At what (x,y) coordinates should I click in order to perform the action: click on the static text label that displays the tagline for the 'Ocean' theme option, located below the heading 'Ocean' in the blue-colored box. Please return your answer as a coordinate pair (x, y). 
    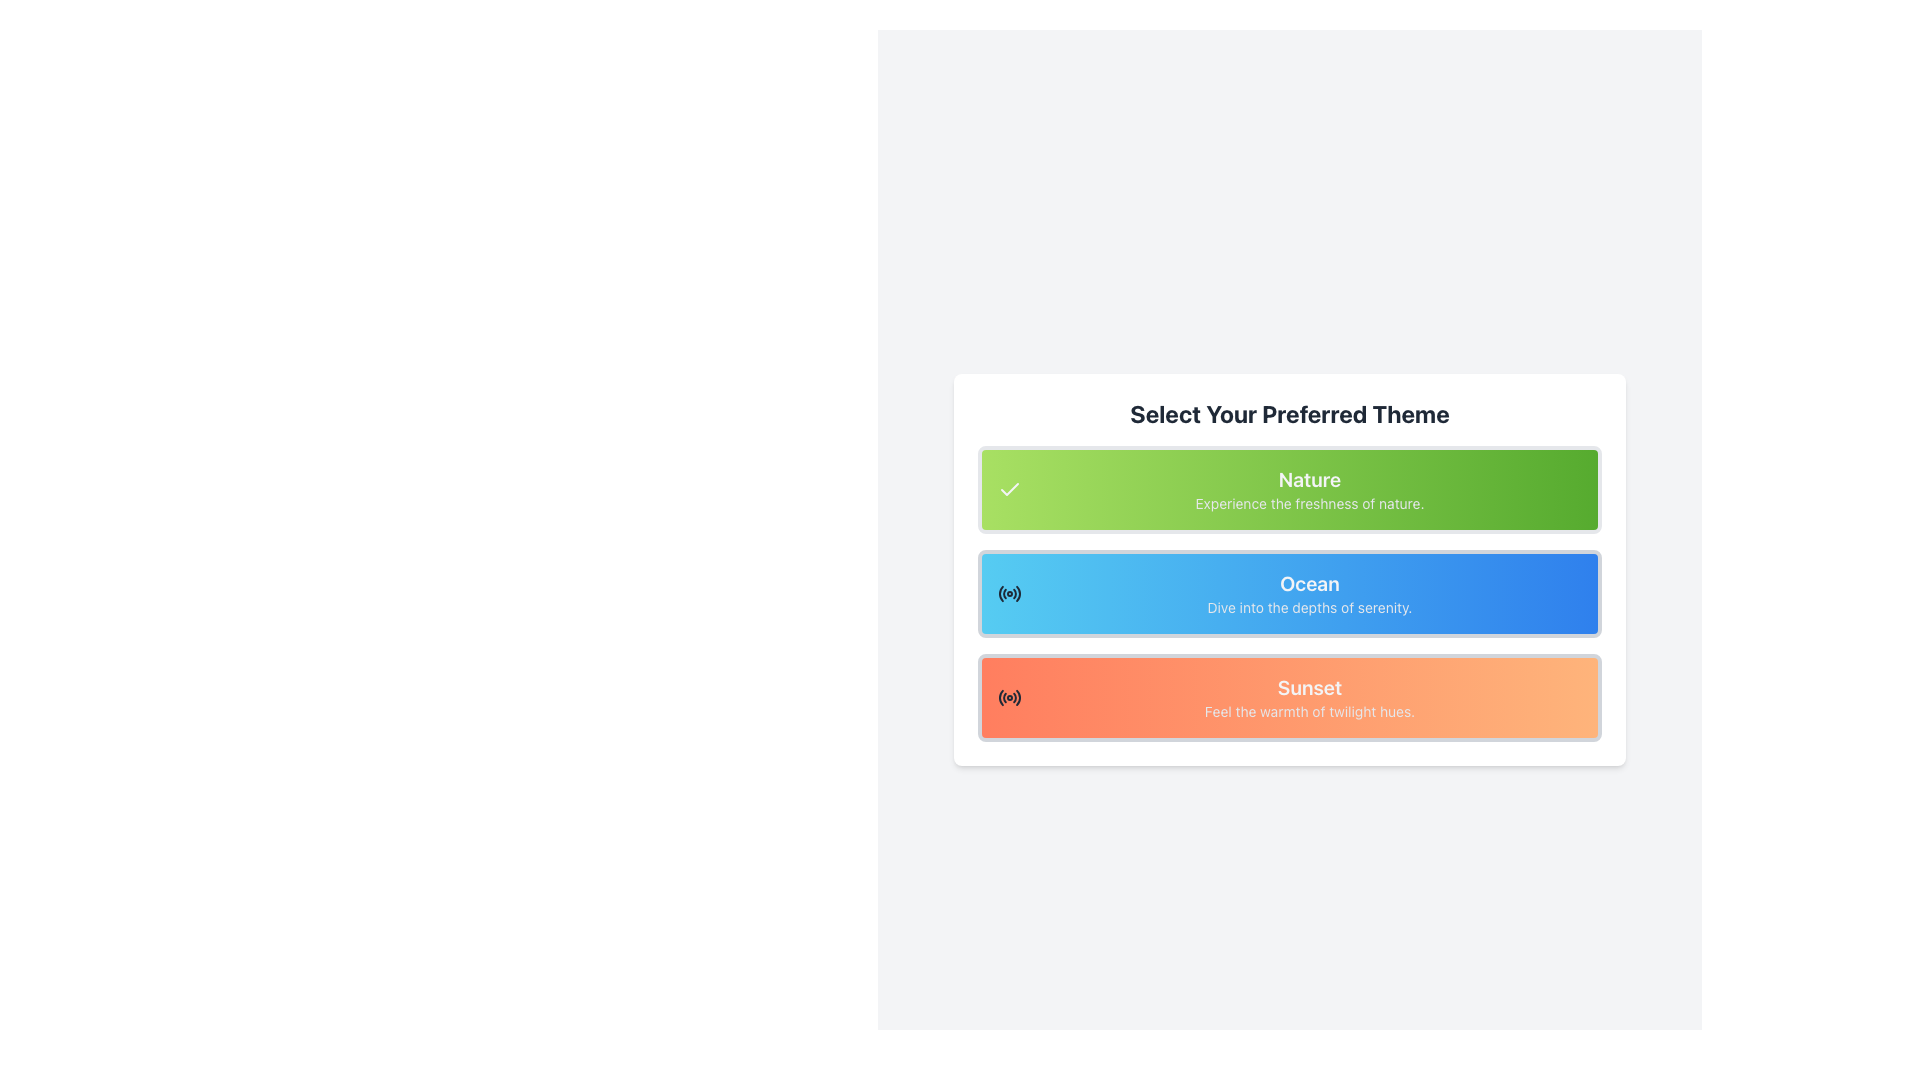
    Looking at the image, I should click on (1310, 607).